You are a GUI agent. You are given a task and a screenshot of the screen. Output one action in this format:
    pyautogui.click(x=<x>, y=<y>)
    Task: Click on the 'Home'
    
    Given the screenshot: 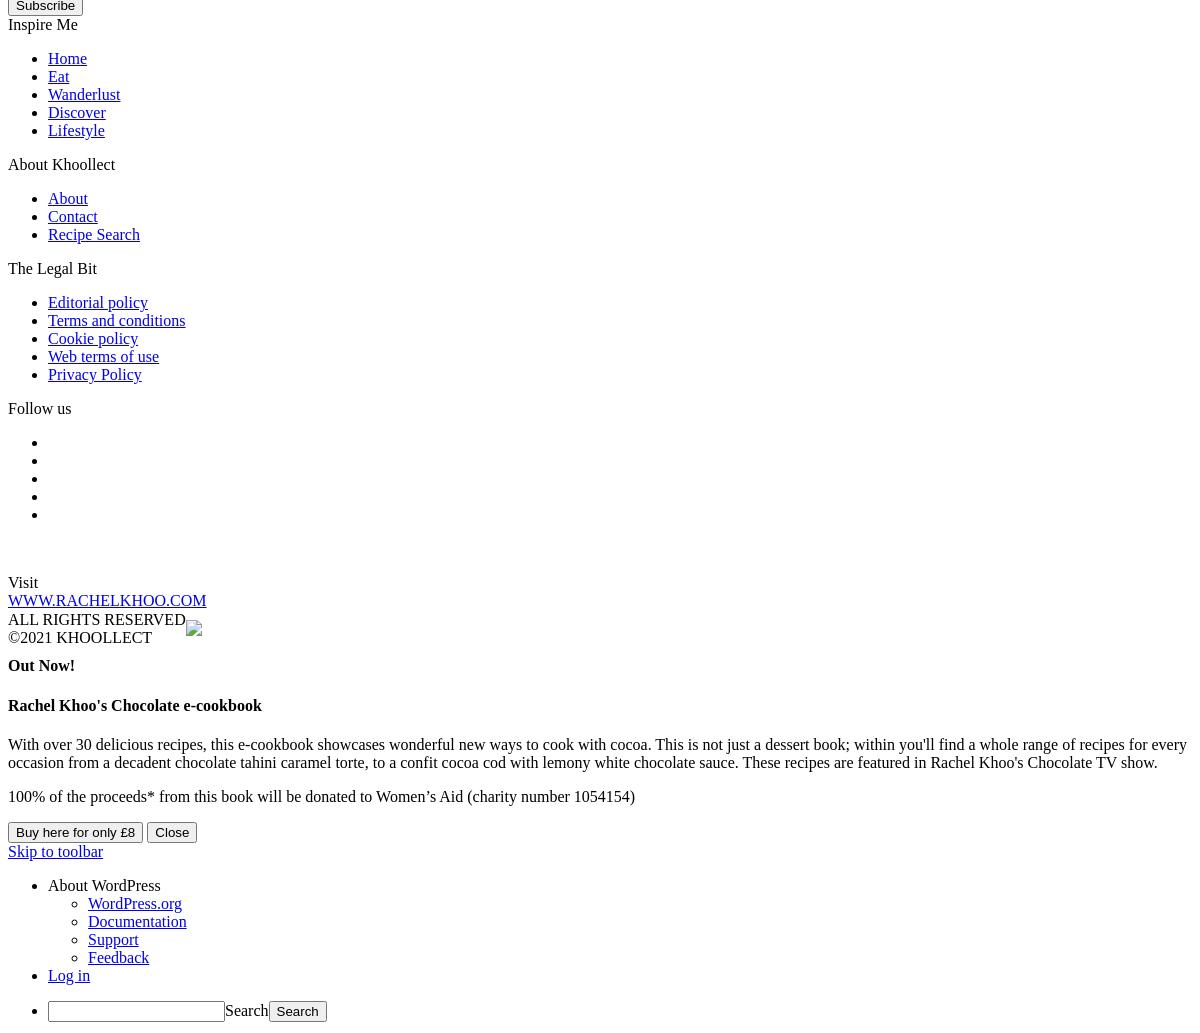 What is the action you would take?
    pyautogui.click(x=67, y=58)
    